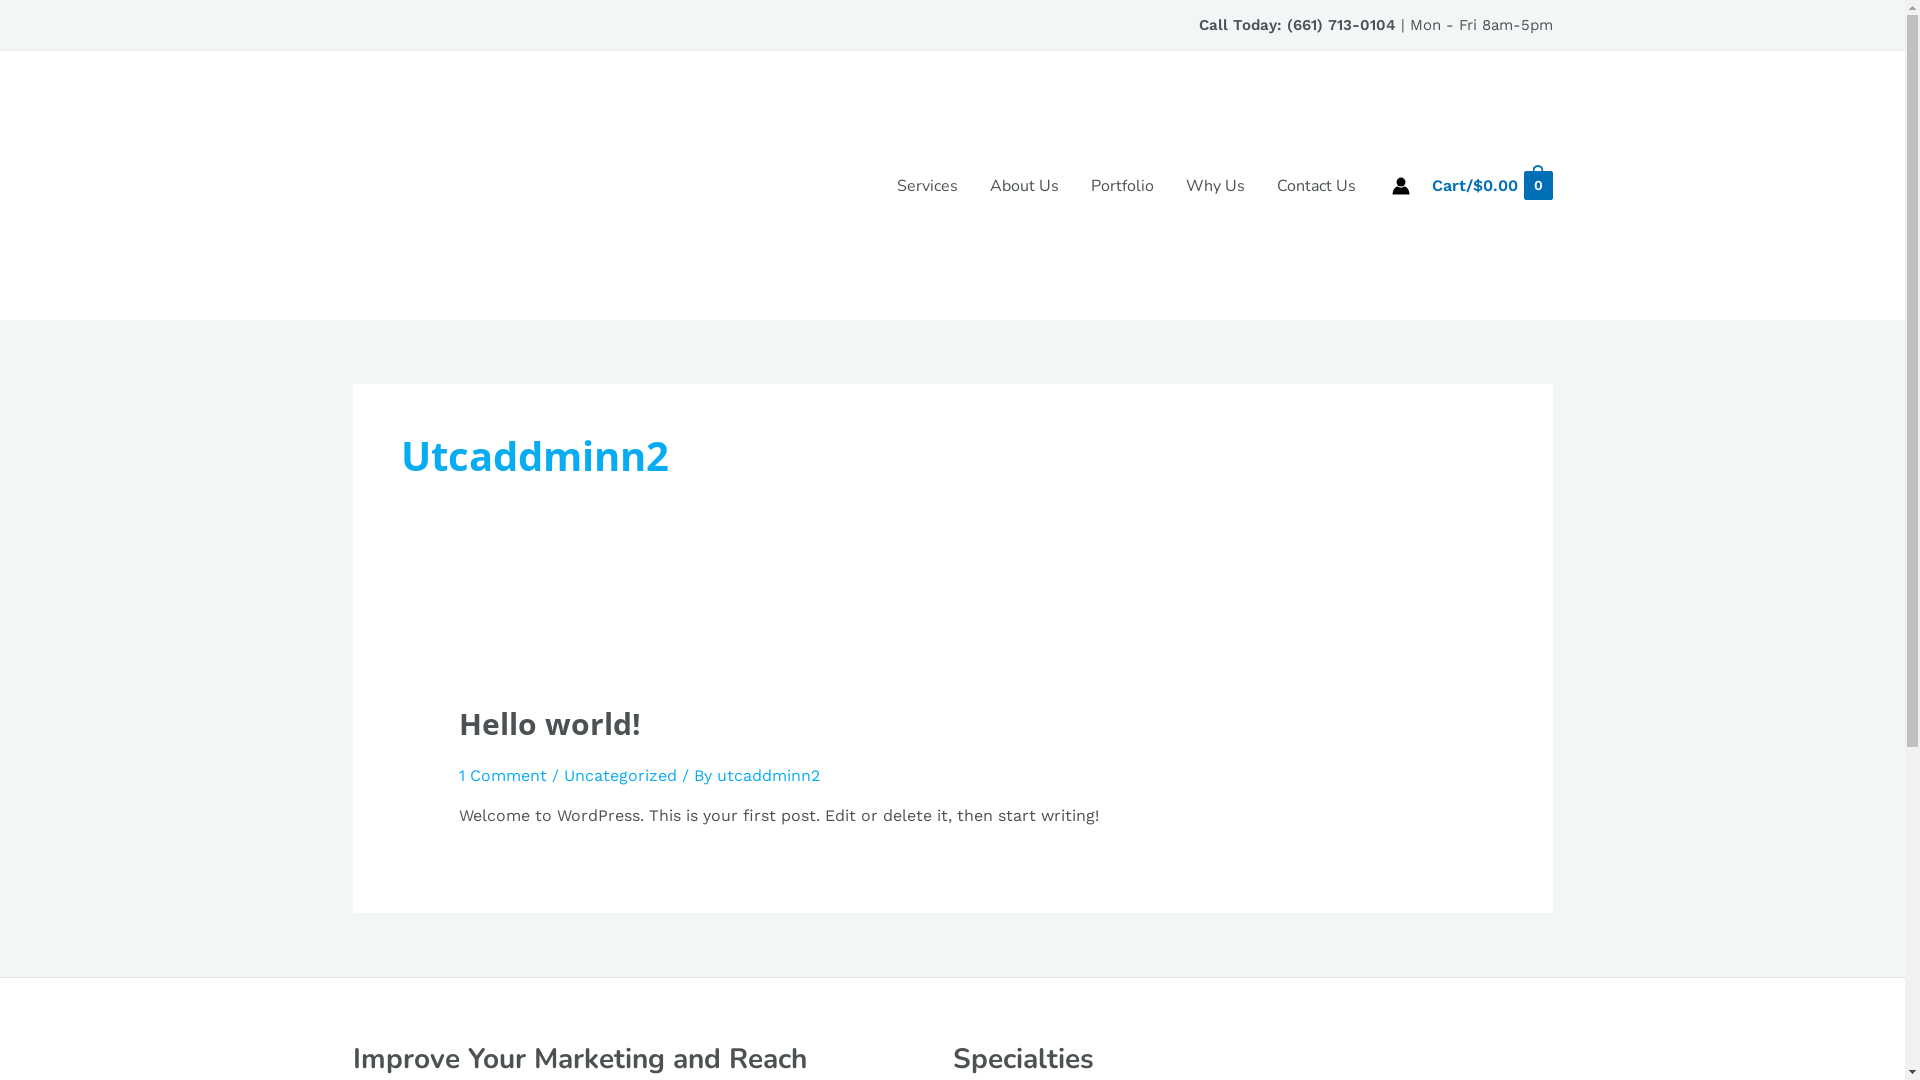  Describe the element at coordinates (1260, 185) in the screenshot. I see `'Contact Us'` at that location.